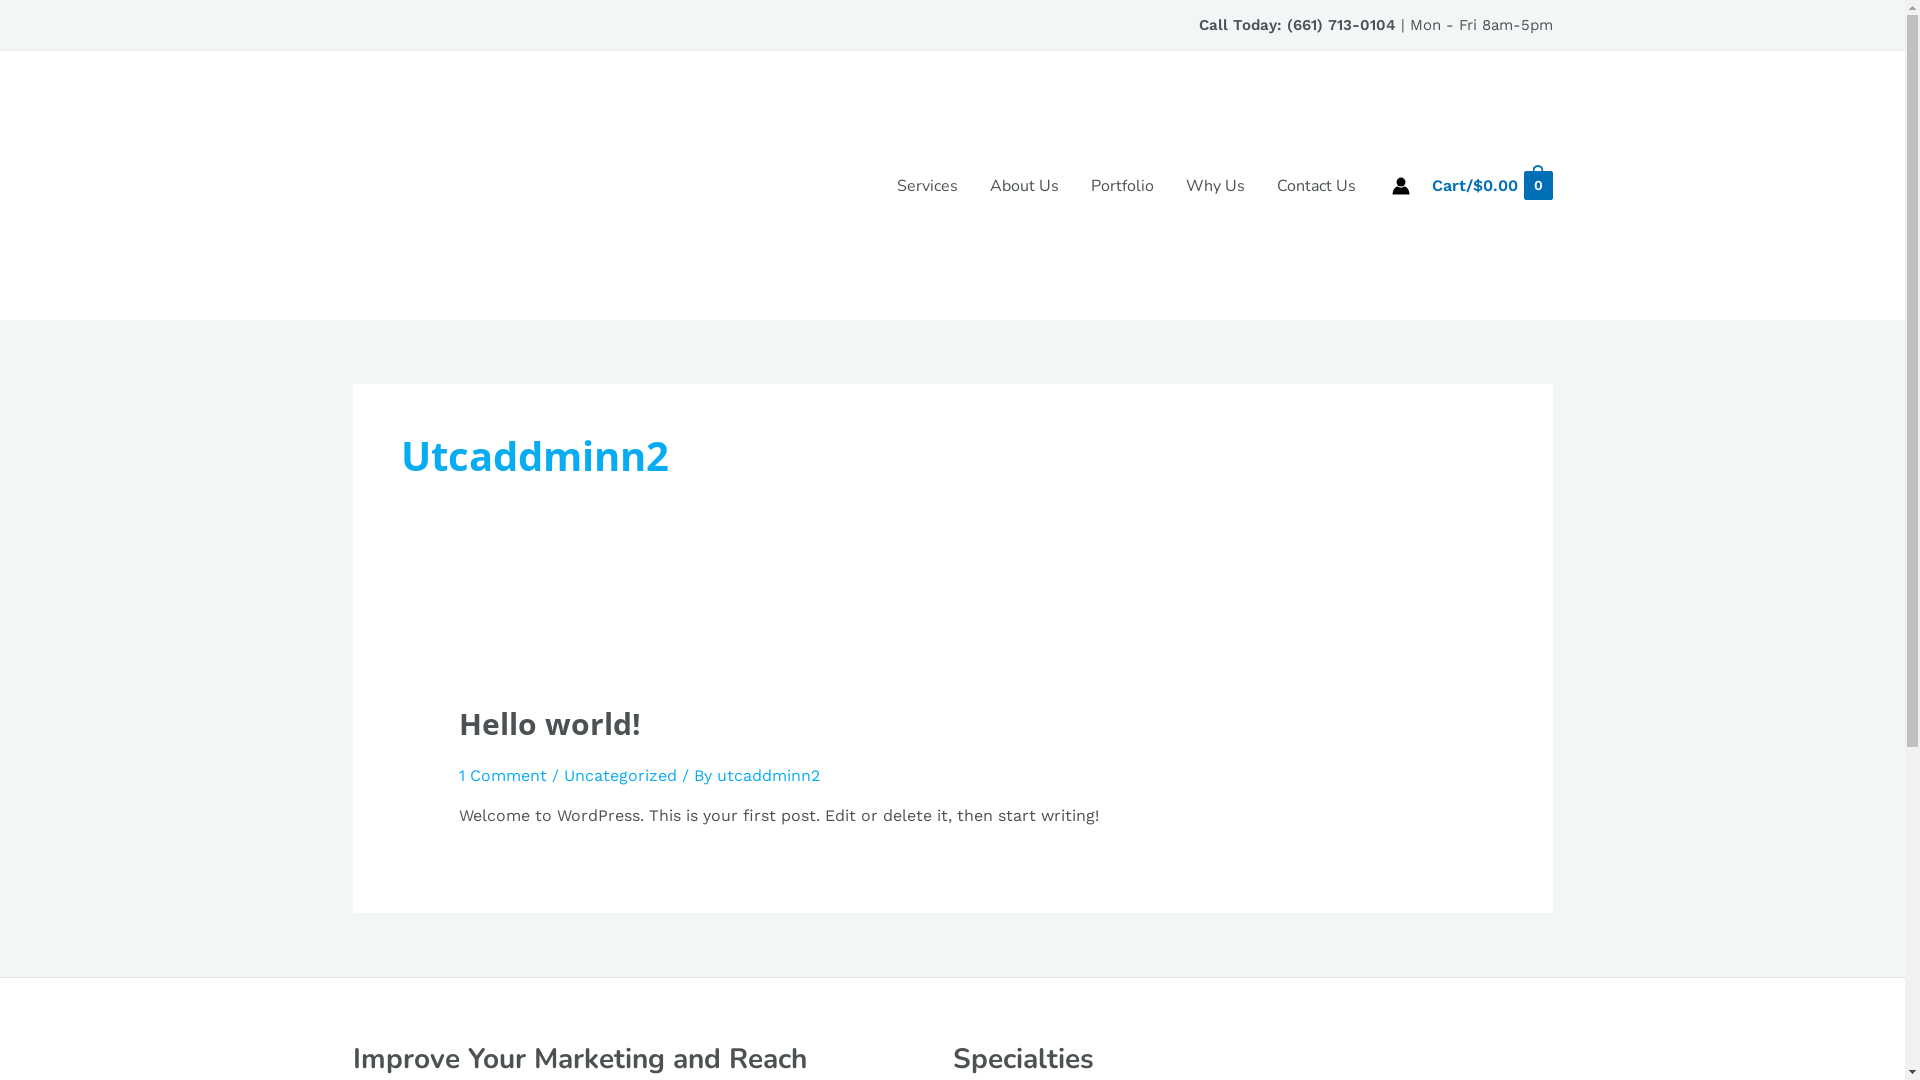  Describe the element at coordinates (1260, 185) in the screenshot. I see `'Contact Us'` at that location.